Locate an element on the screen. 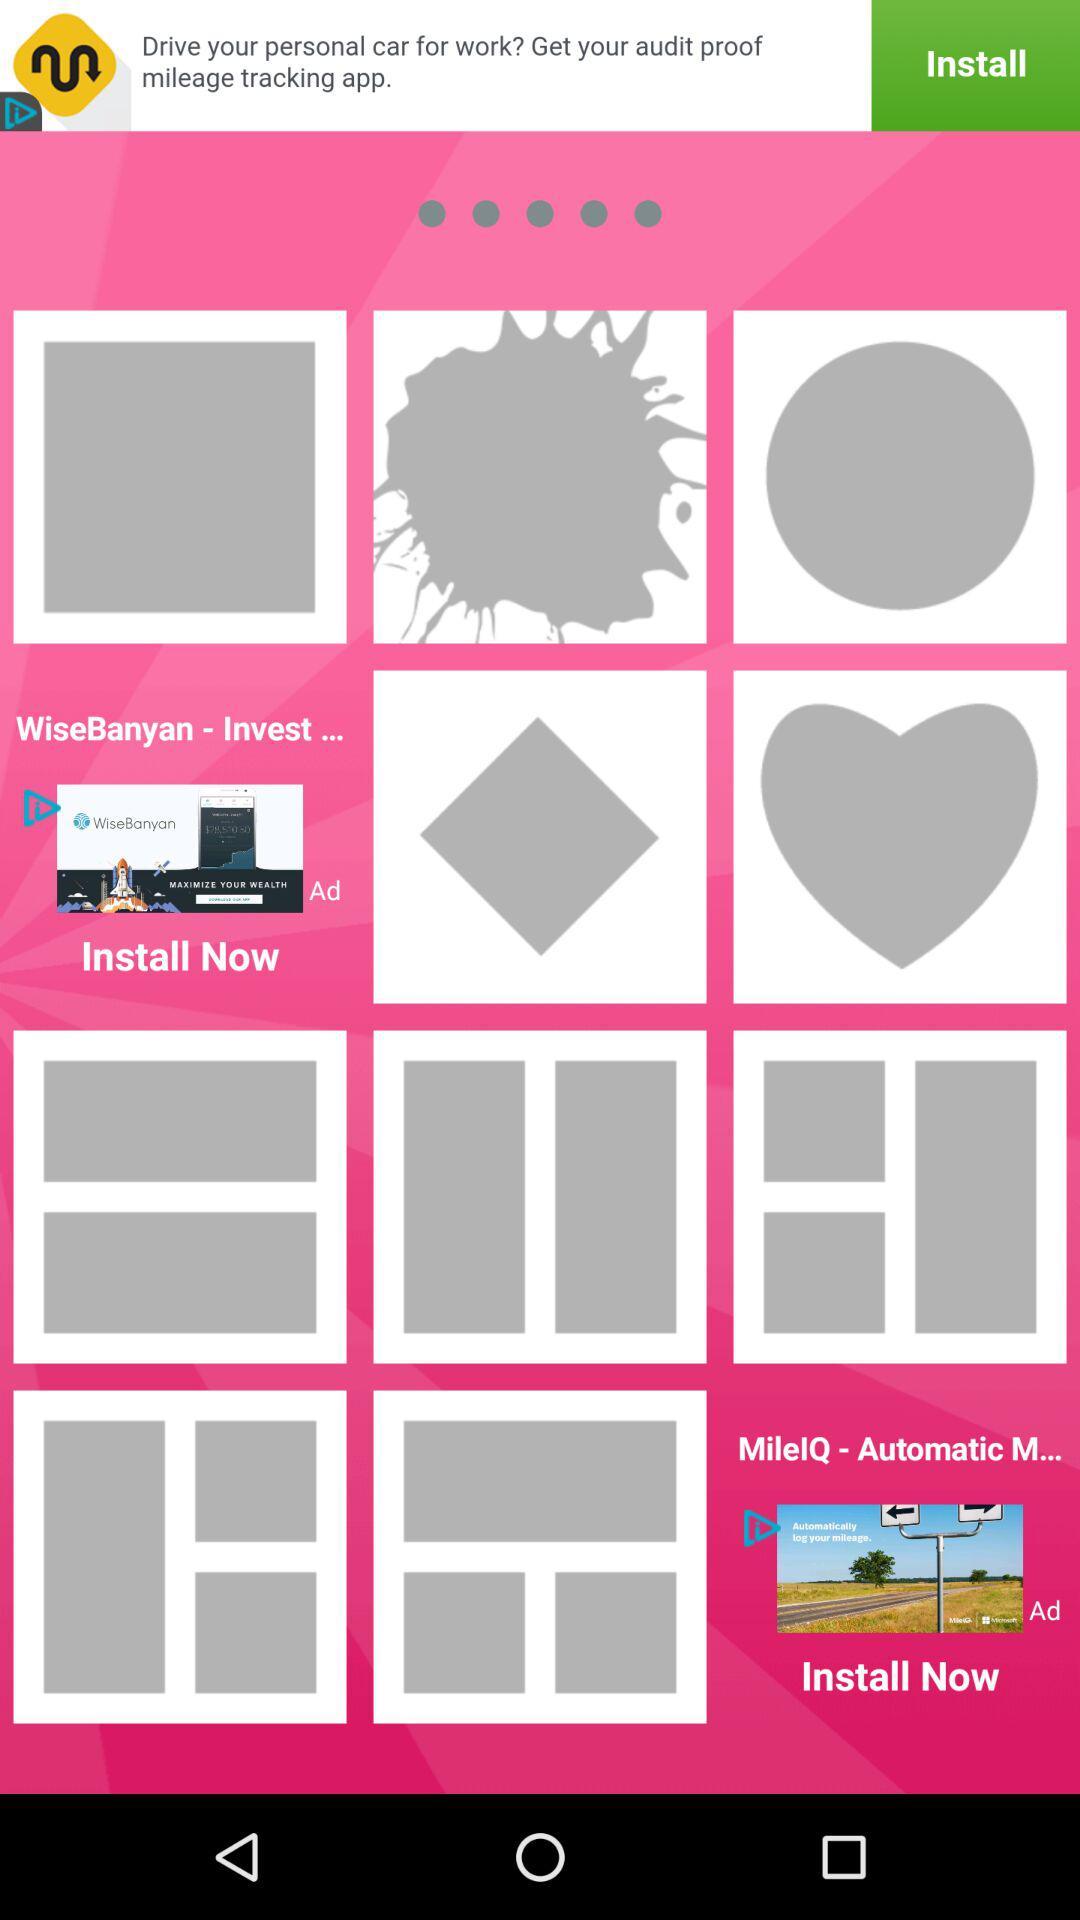 The height and width of the screenshot is (1920, 1080). frame selection is located at coordinates (898, 836).